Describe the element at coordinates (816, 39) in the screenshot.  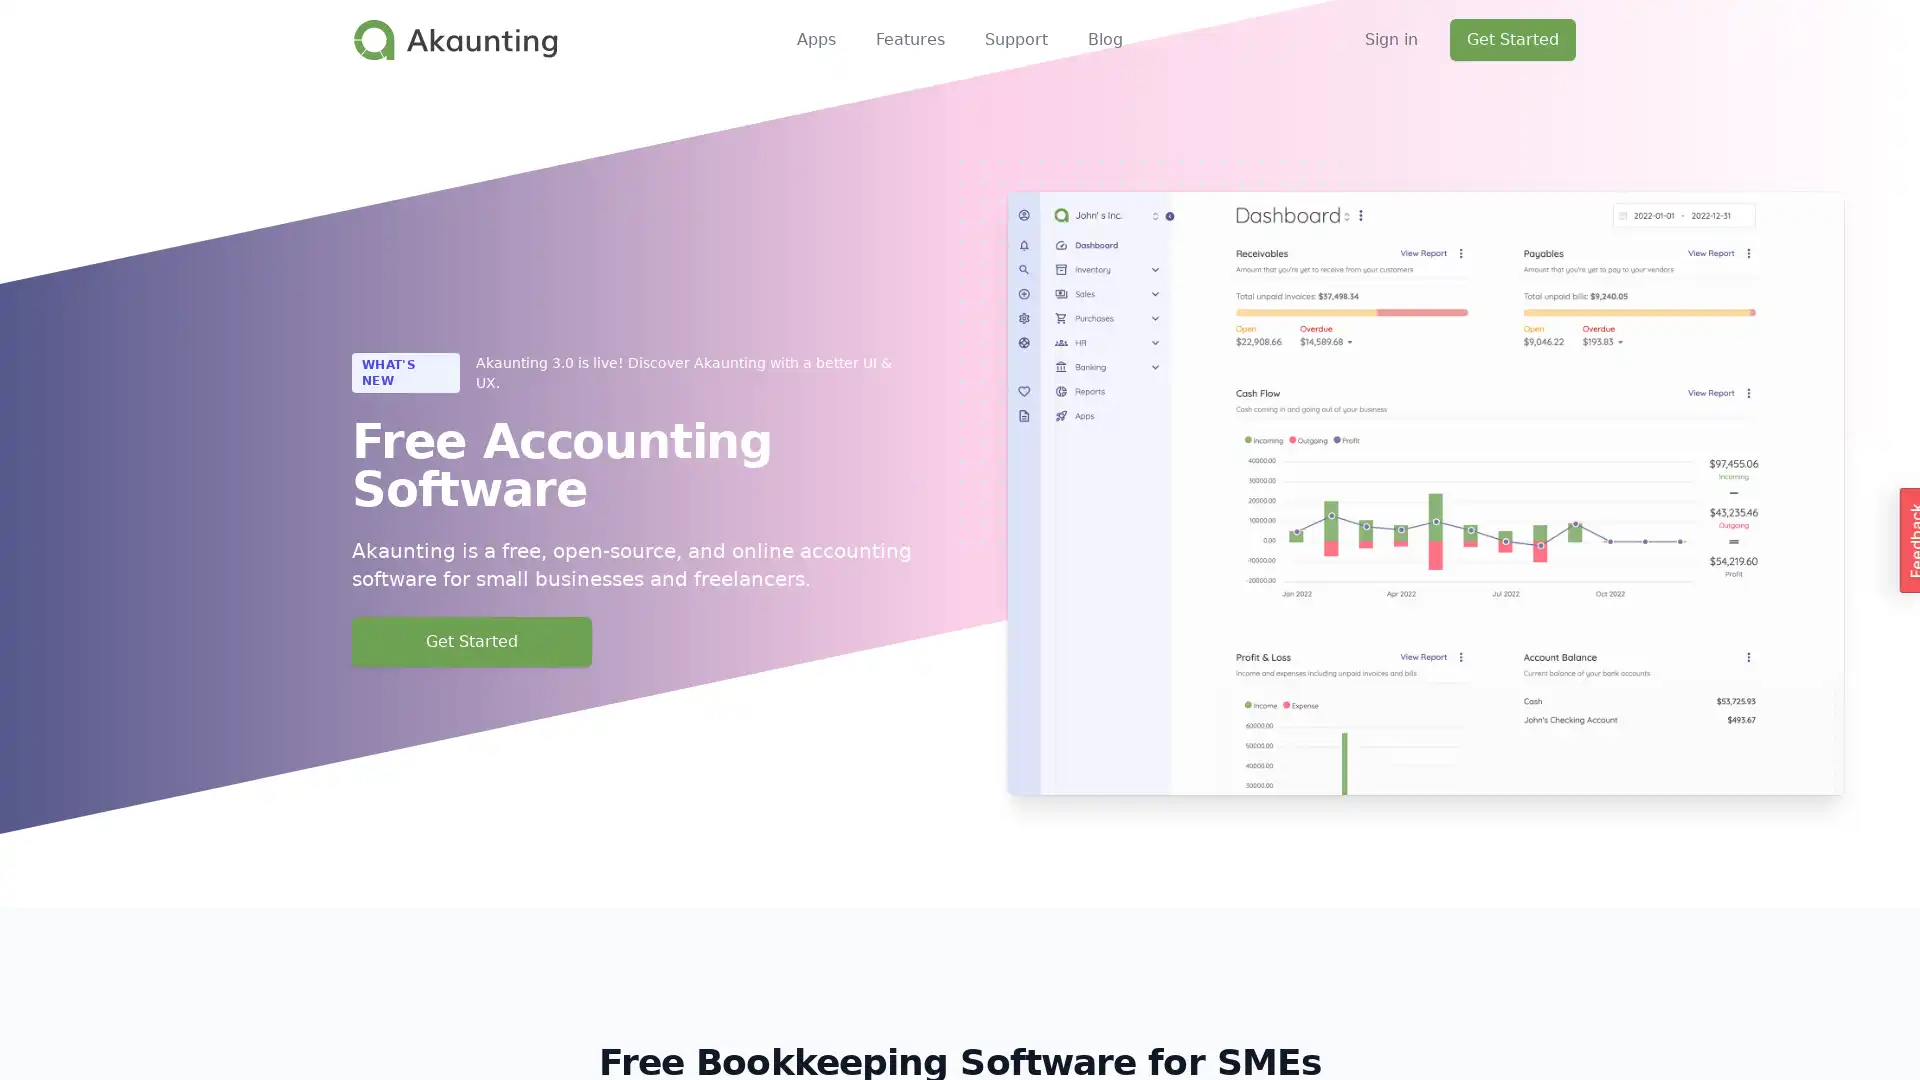
I see `Apps` at that location.